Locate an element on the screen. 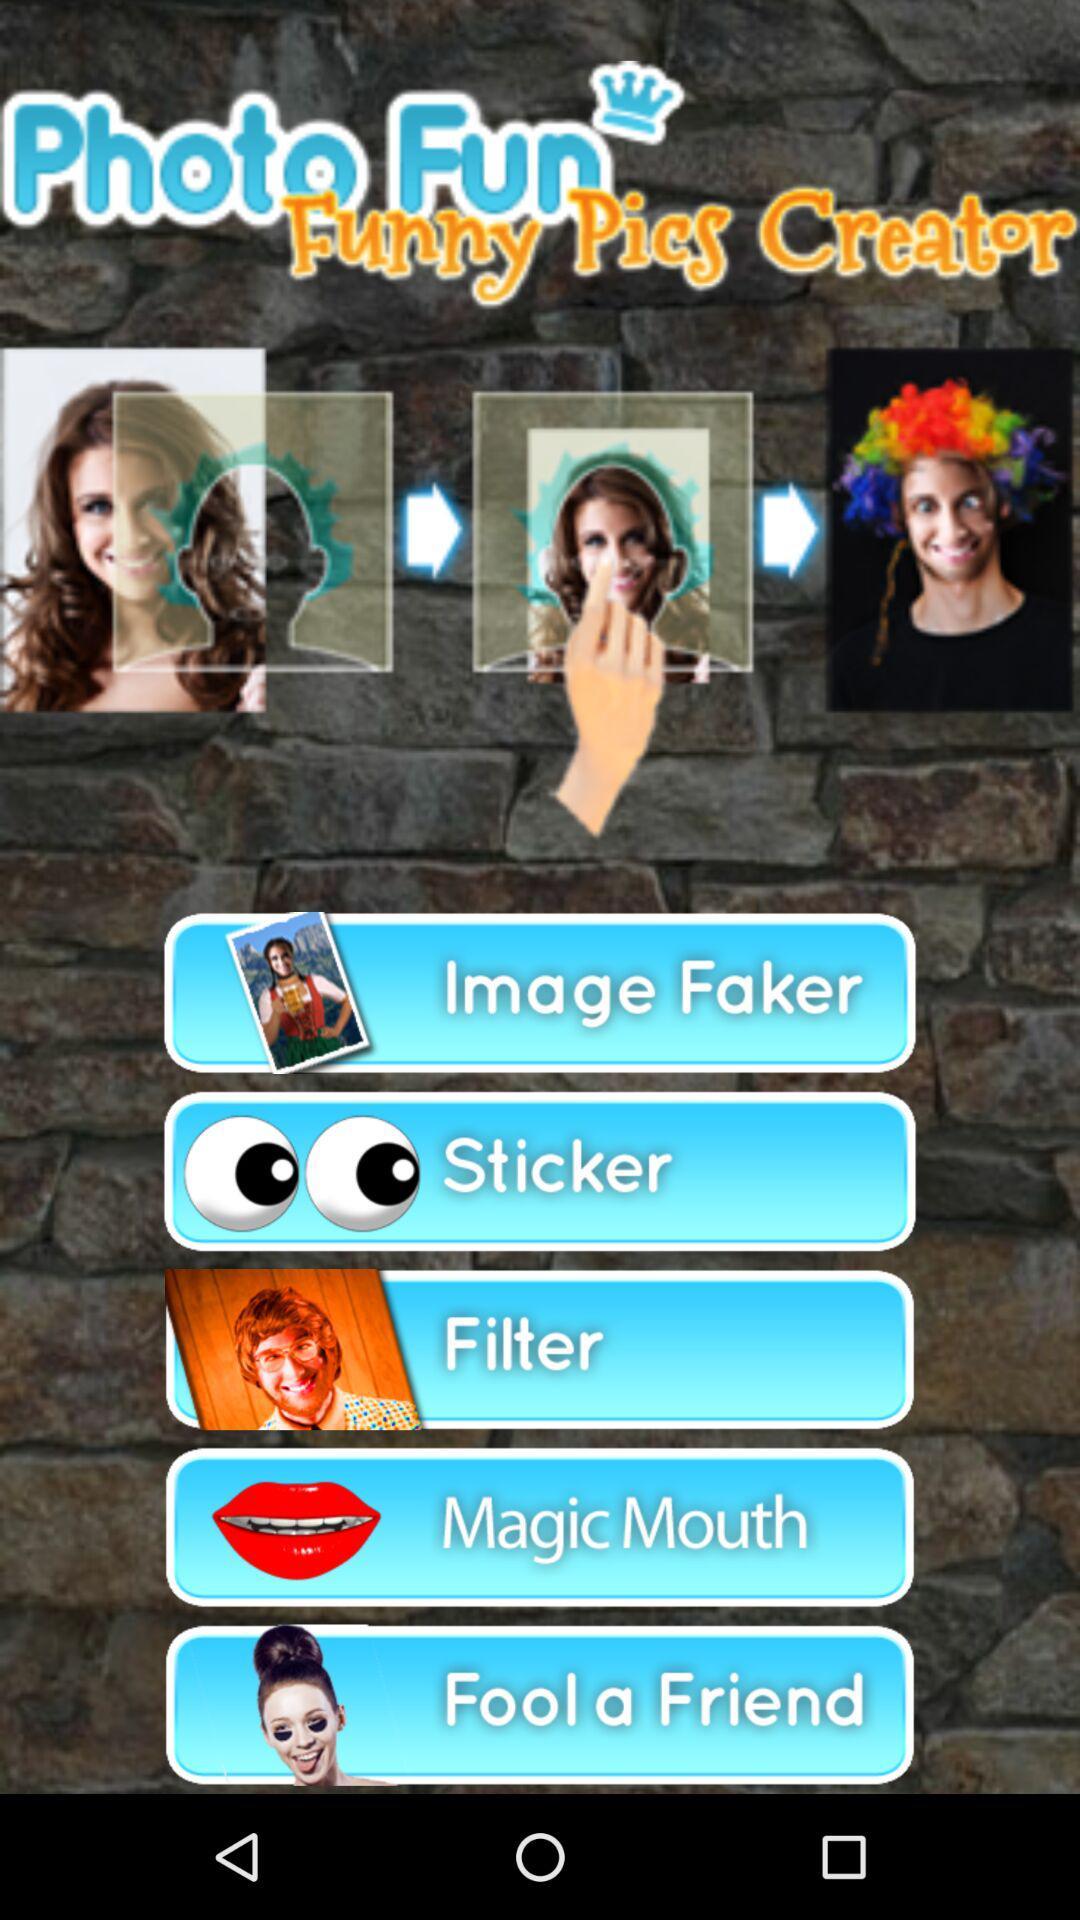 The width and height of the screenshot is (1080, 1920). editing options is located at coordinates (540, 1704).